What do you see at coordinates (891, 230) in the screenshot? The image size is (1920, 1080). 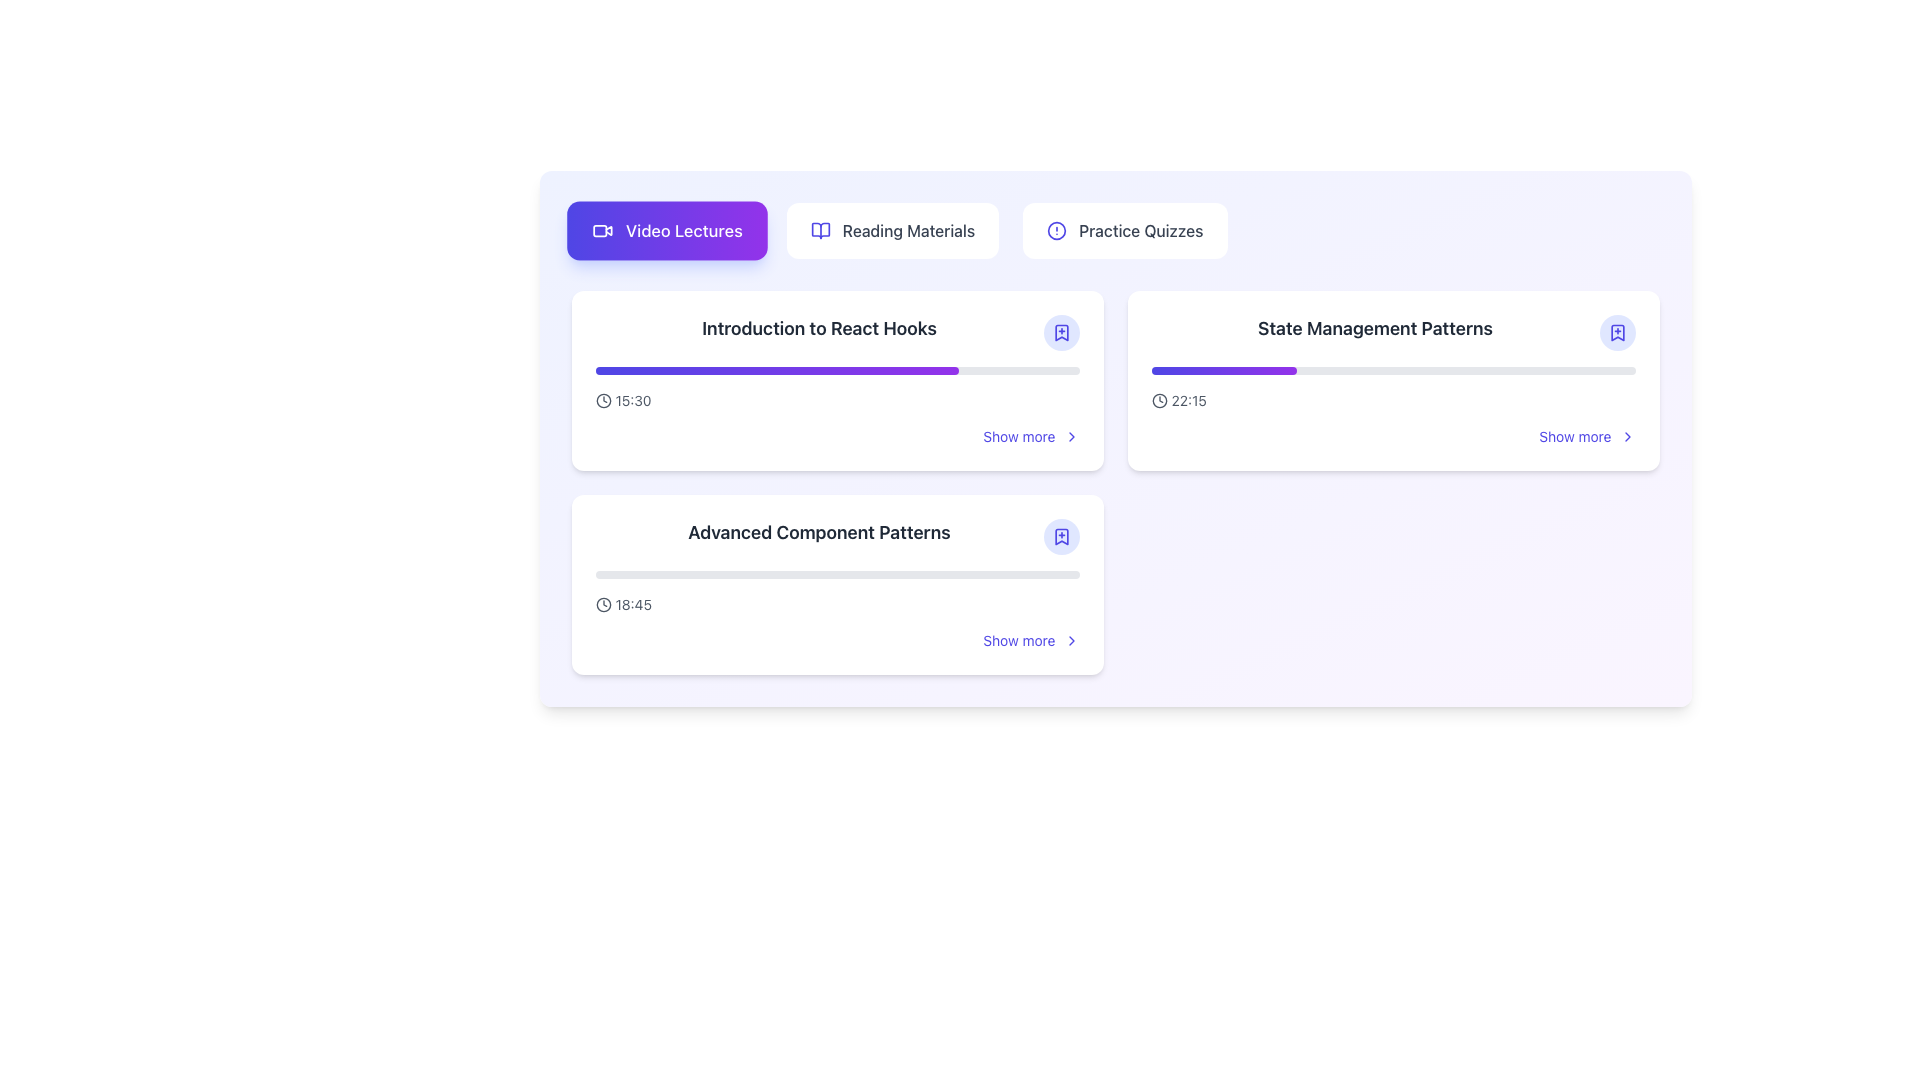 I see `the central button that navigates users to the 'Reading Materials' section of the application` at bounding box center [891, 230].